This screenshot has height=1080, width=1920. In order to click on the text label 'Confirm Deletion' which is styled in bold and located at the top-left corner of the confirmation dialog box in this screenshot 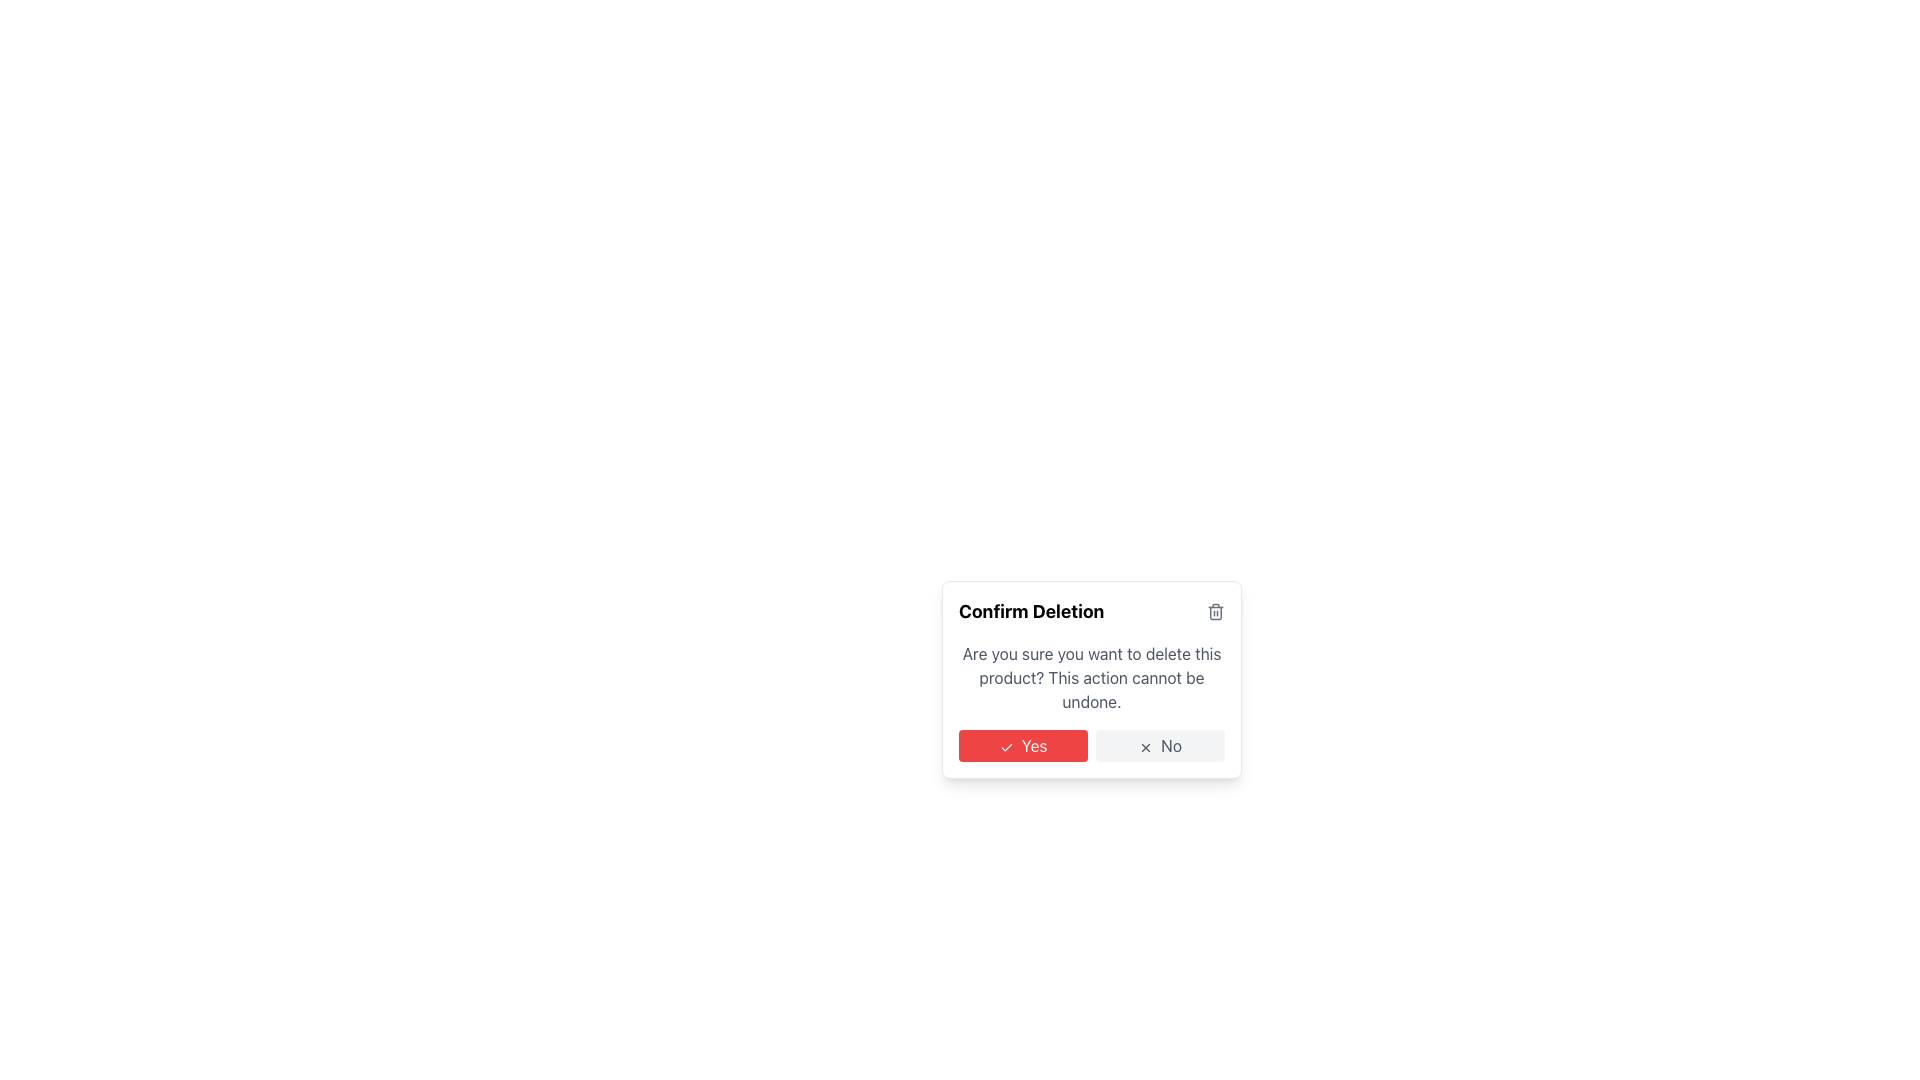, I will do `click(1031, 611)`.